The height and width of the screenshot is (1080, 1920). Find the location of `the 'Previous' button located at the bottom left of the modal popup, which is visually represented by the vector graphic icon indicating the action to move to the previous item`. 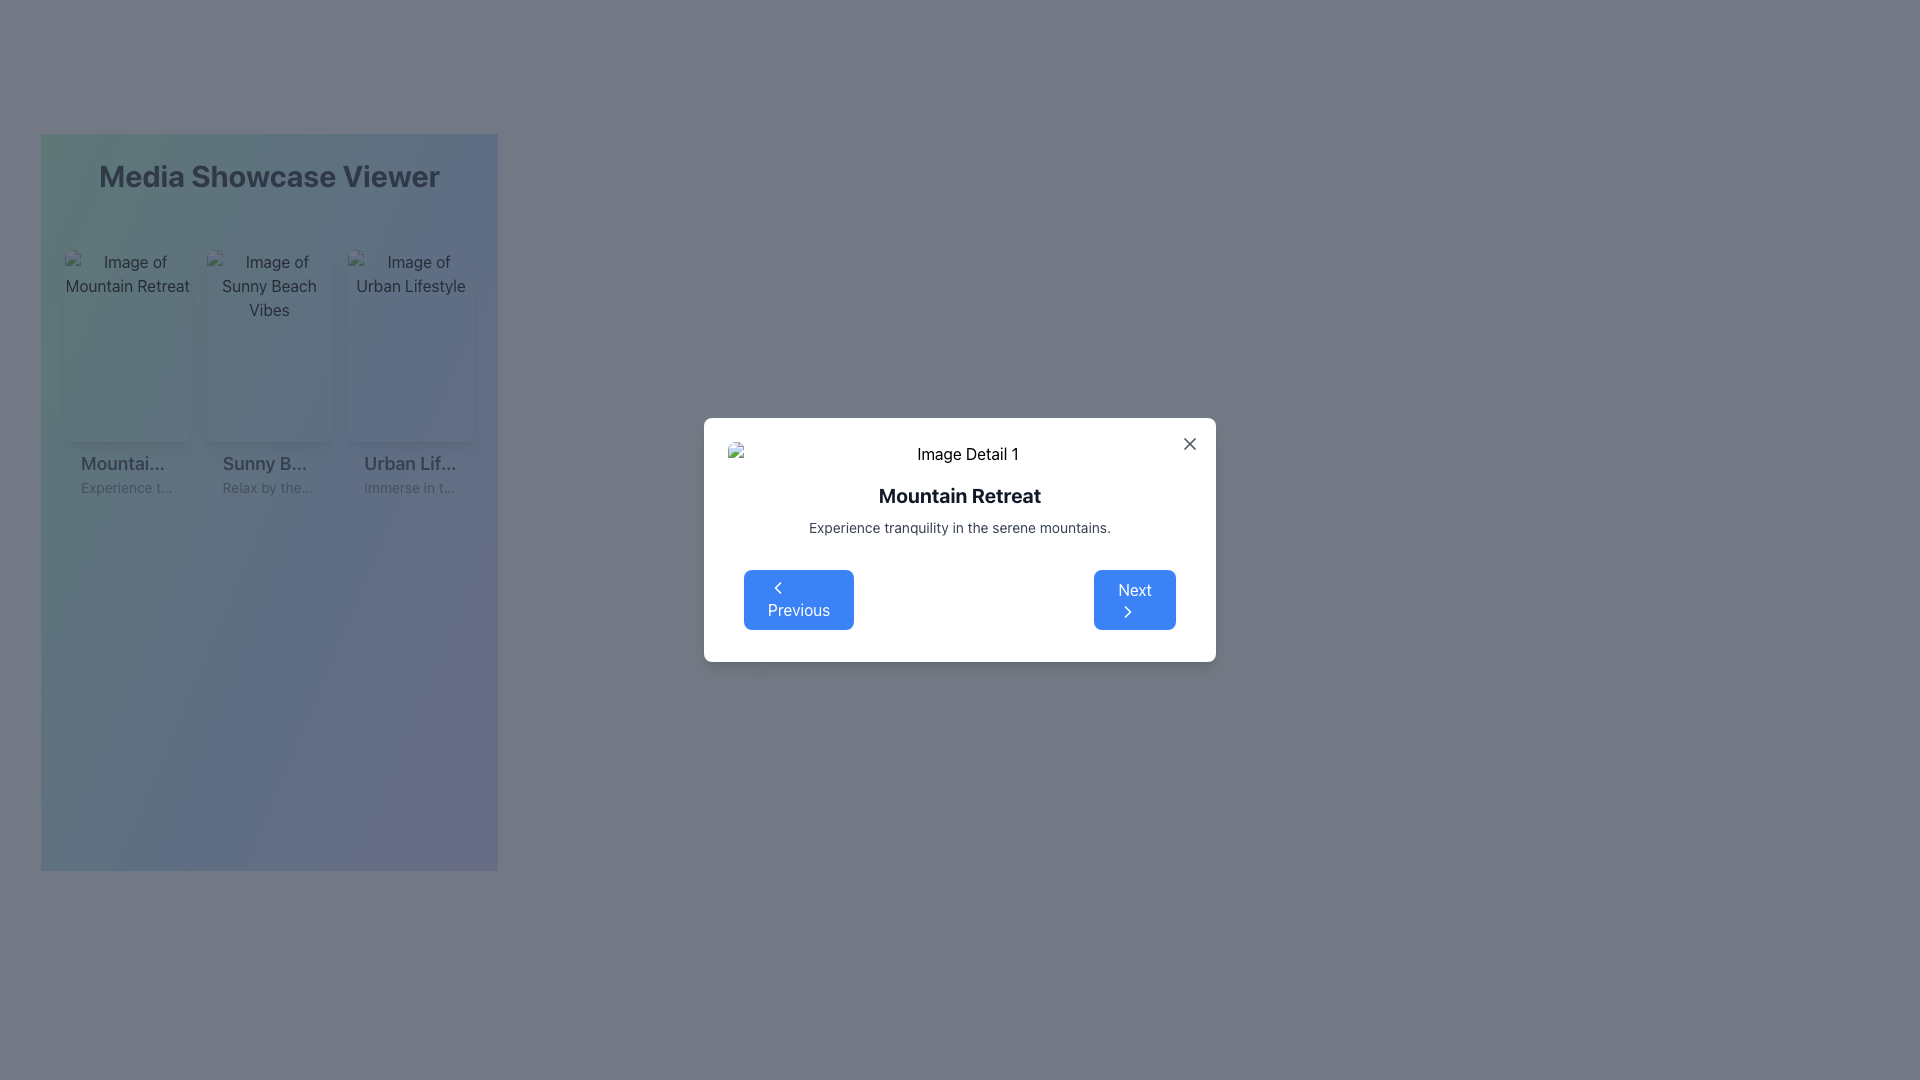

the 'Previous' button located at the bottom left of the modal popup, which is visually represented by the vector graphic icon indicating the action to move to the previous item is located at coordinates (776, 586).